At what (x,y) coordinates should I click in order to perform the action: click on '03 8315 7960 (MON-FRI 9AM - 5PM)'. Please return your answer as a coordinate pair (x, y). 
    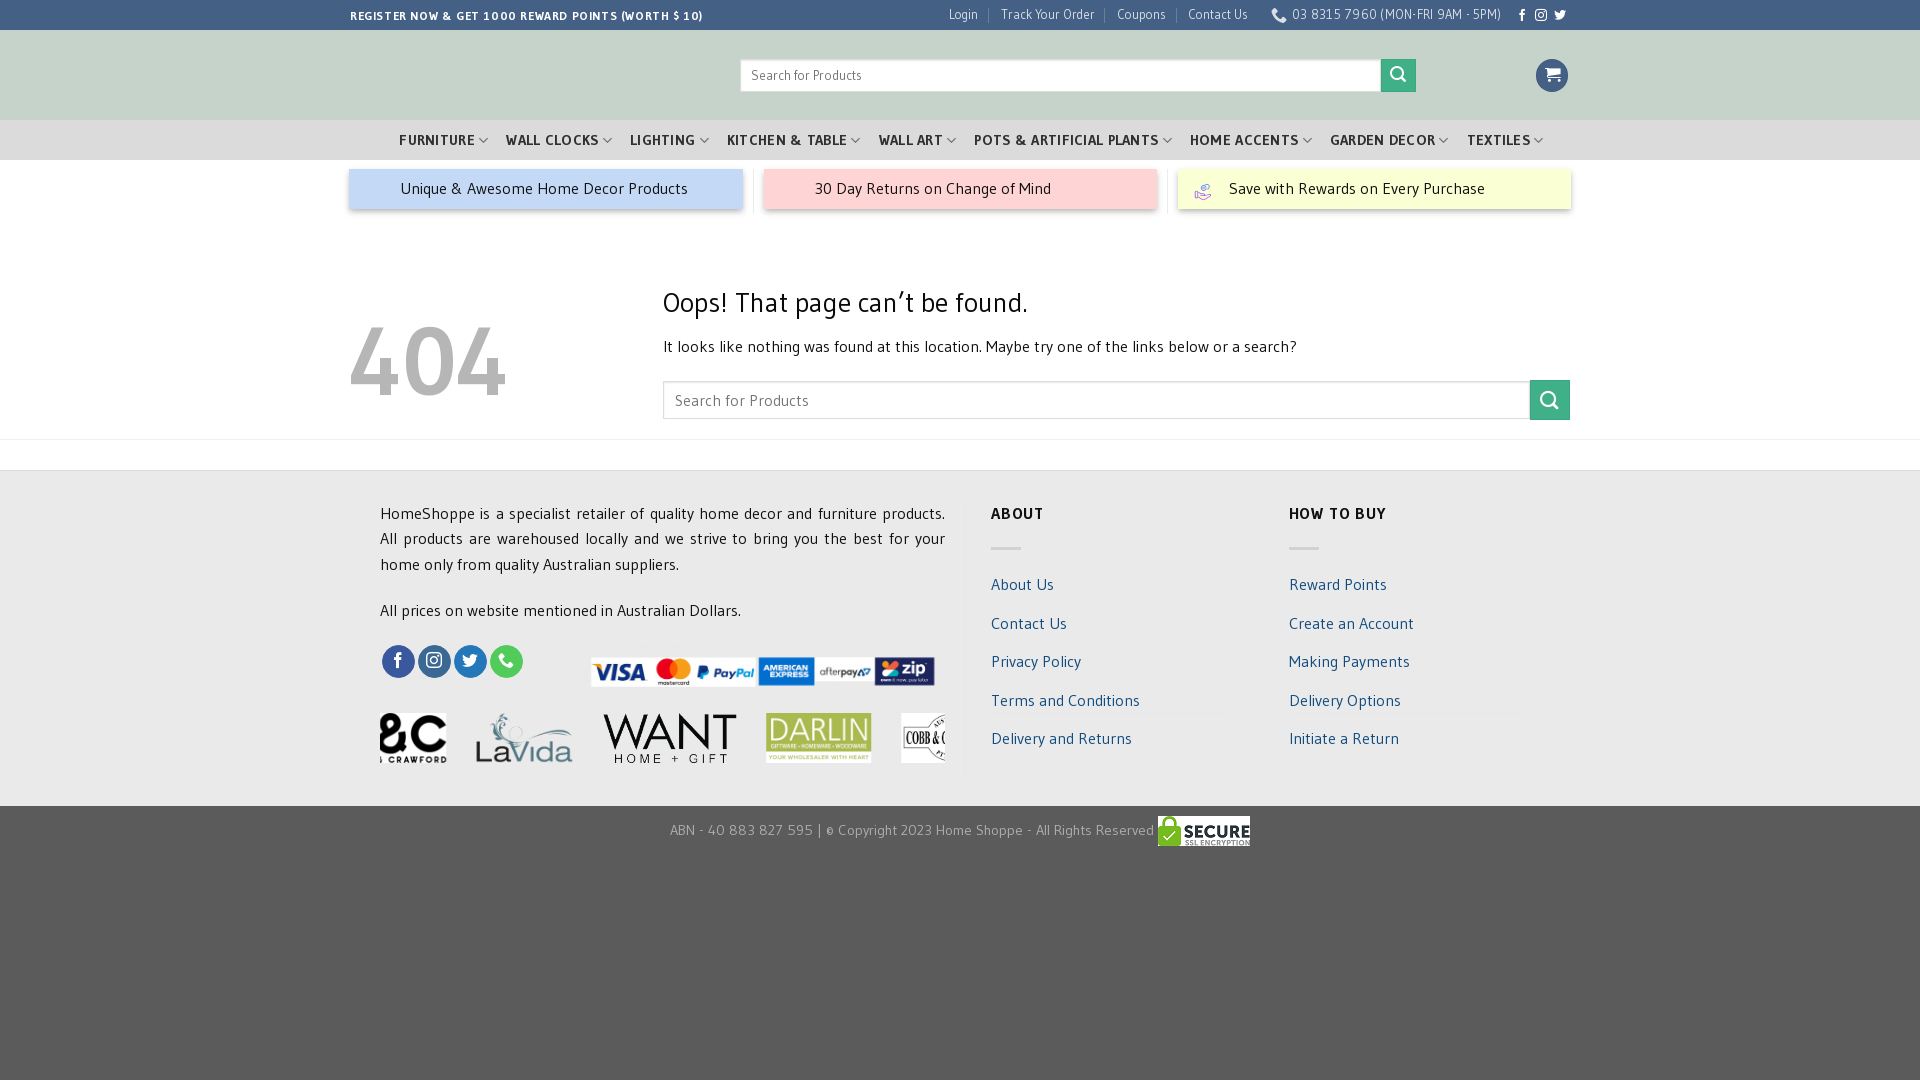
    Looking at the image, I should click on (1376, 15).